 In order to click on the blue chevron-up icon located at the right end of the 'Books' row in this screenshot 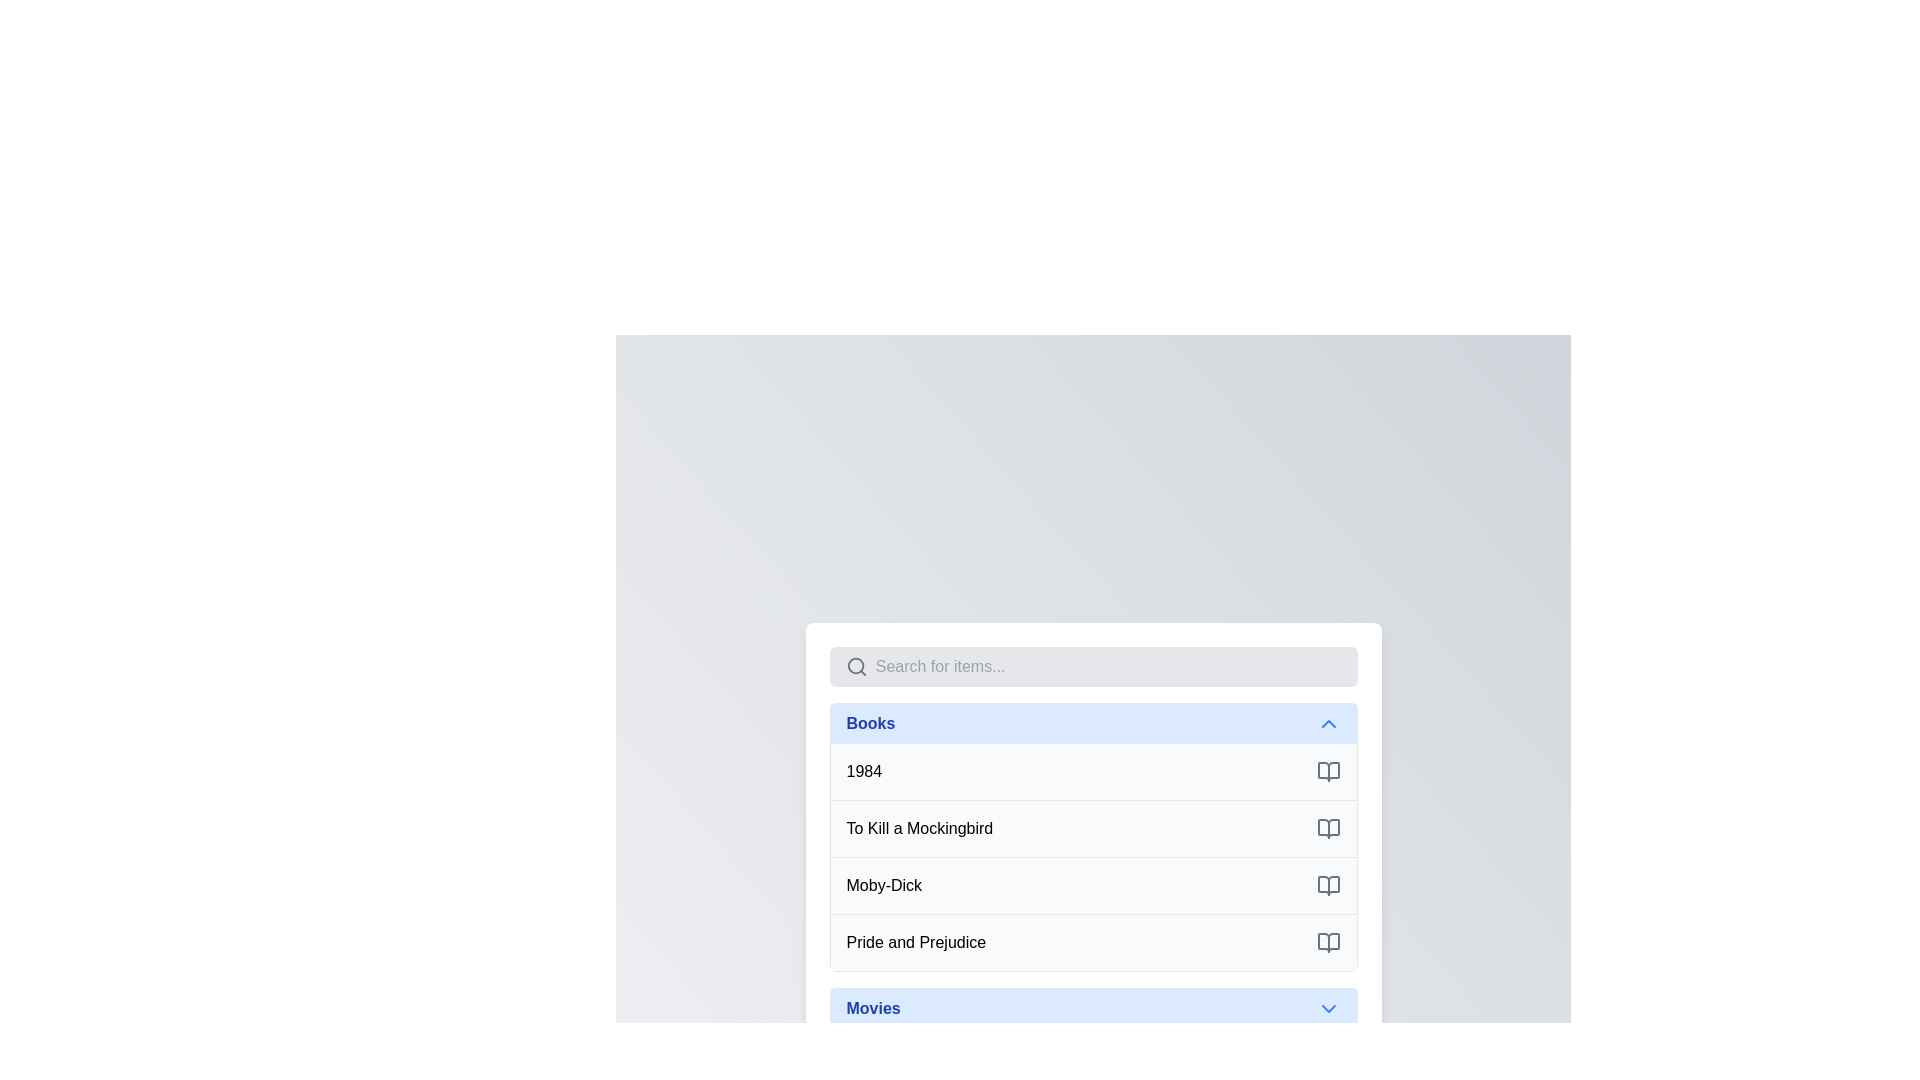, I will do `click(1328, 723)`.